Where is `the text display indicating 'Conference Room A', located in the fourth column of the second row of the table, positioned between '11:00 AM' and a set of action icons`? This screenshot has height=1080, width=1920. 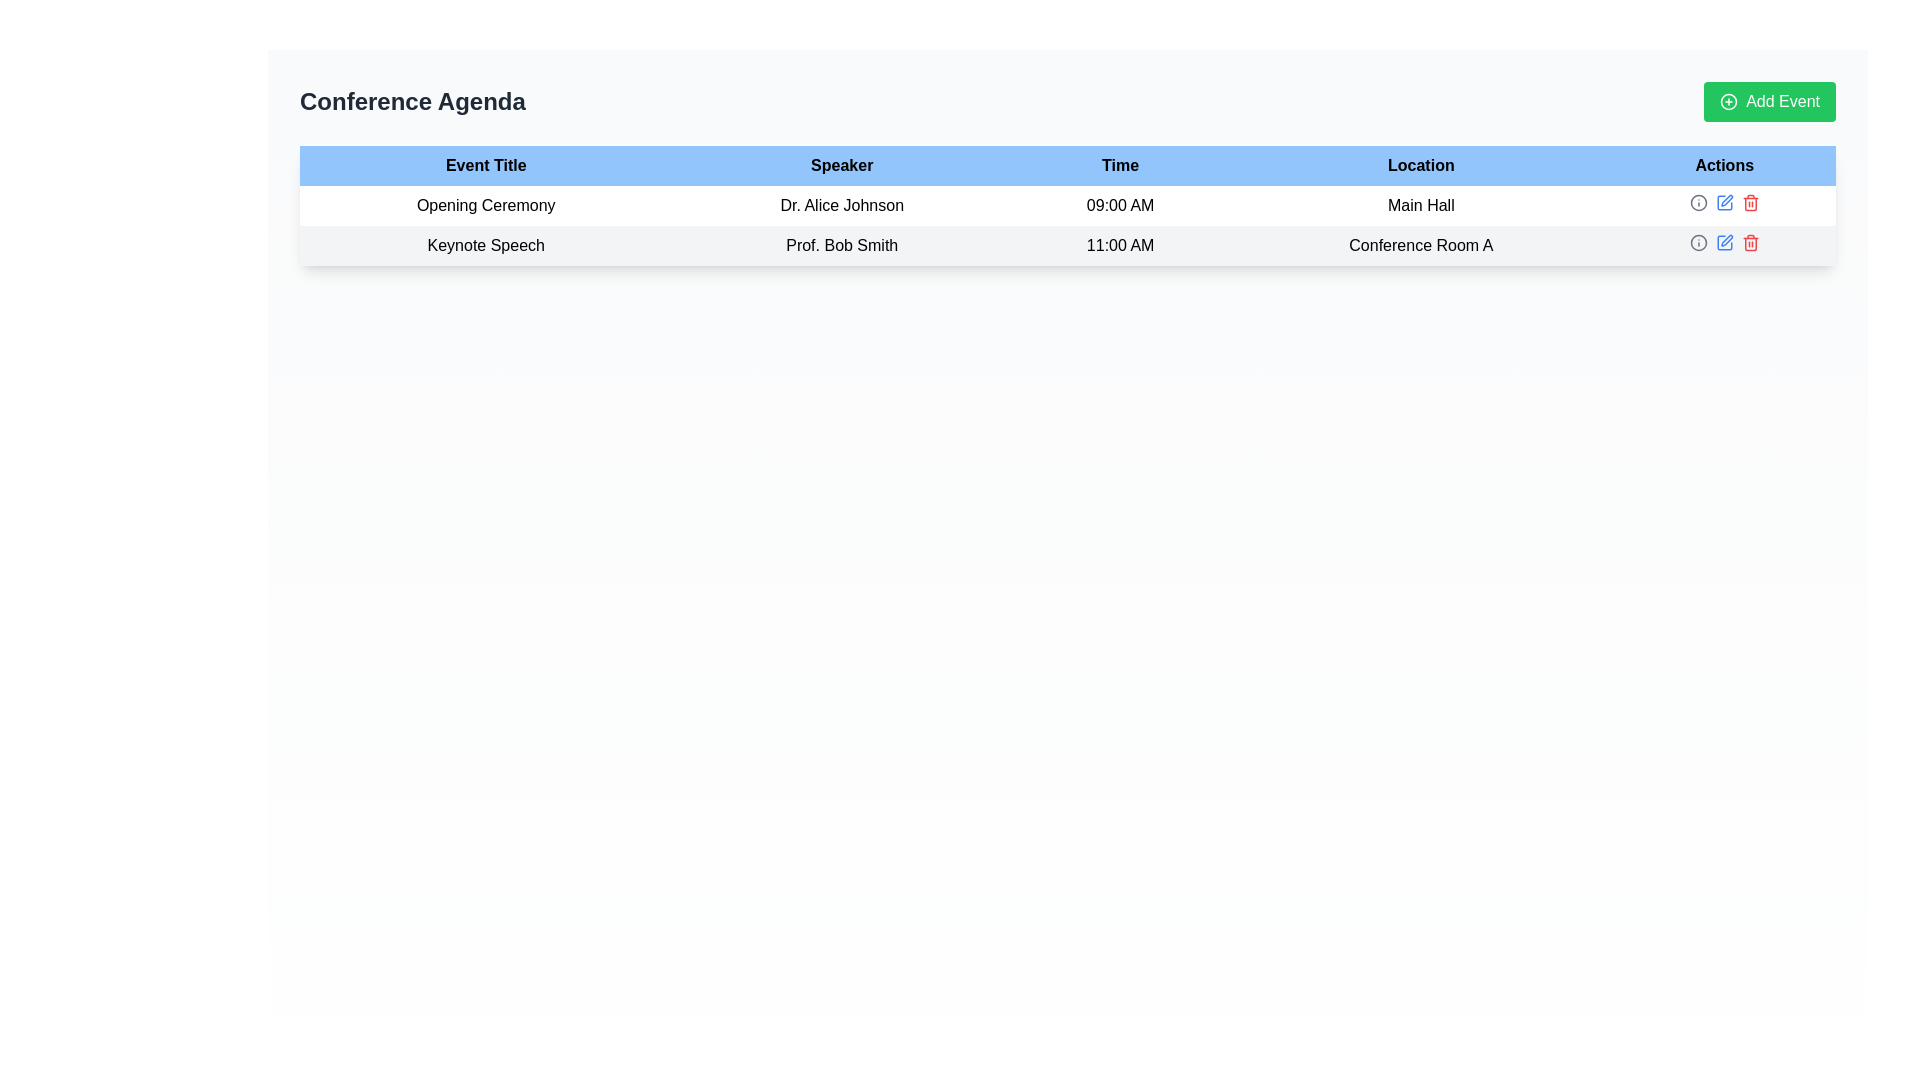
the text display indicating 'Conference Room A', located in the fourth column of the second row of the table, positioned between '11:00 AM' and a set of action icons is located at coordinates (1420, 245).